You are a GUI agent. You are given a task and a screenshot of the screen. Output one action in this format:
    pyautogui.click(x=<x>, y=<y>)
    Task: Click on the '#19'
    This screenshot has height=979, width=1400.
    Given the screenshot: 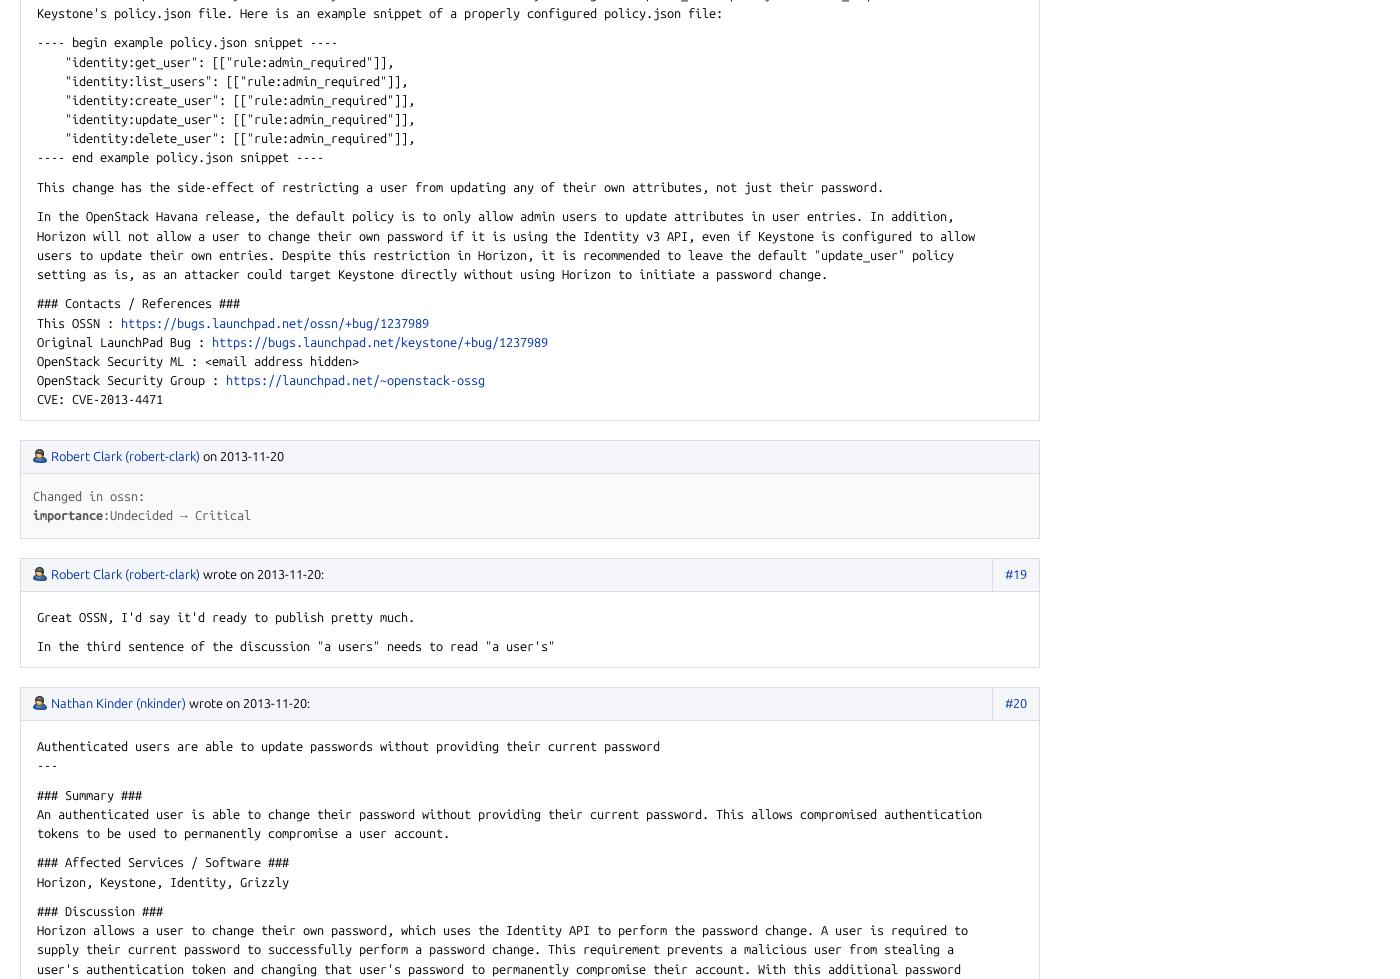 What is the action you would take?
    pyautogui.click(x=1015, y=572)
    